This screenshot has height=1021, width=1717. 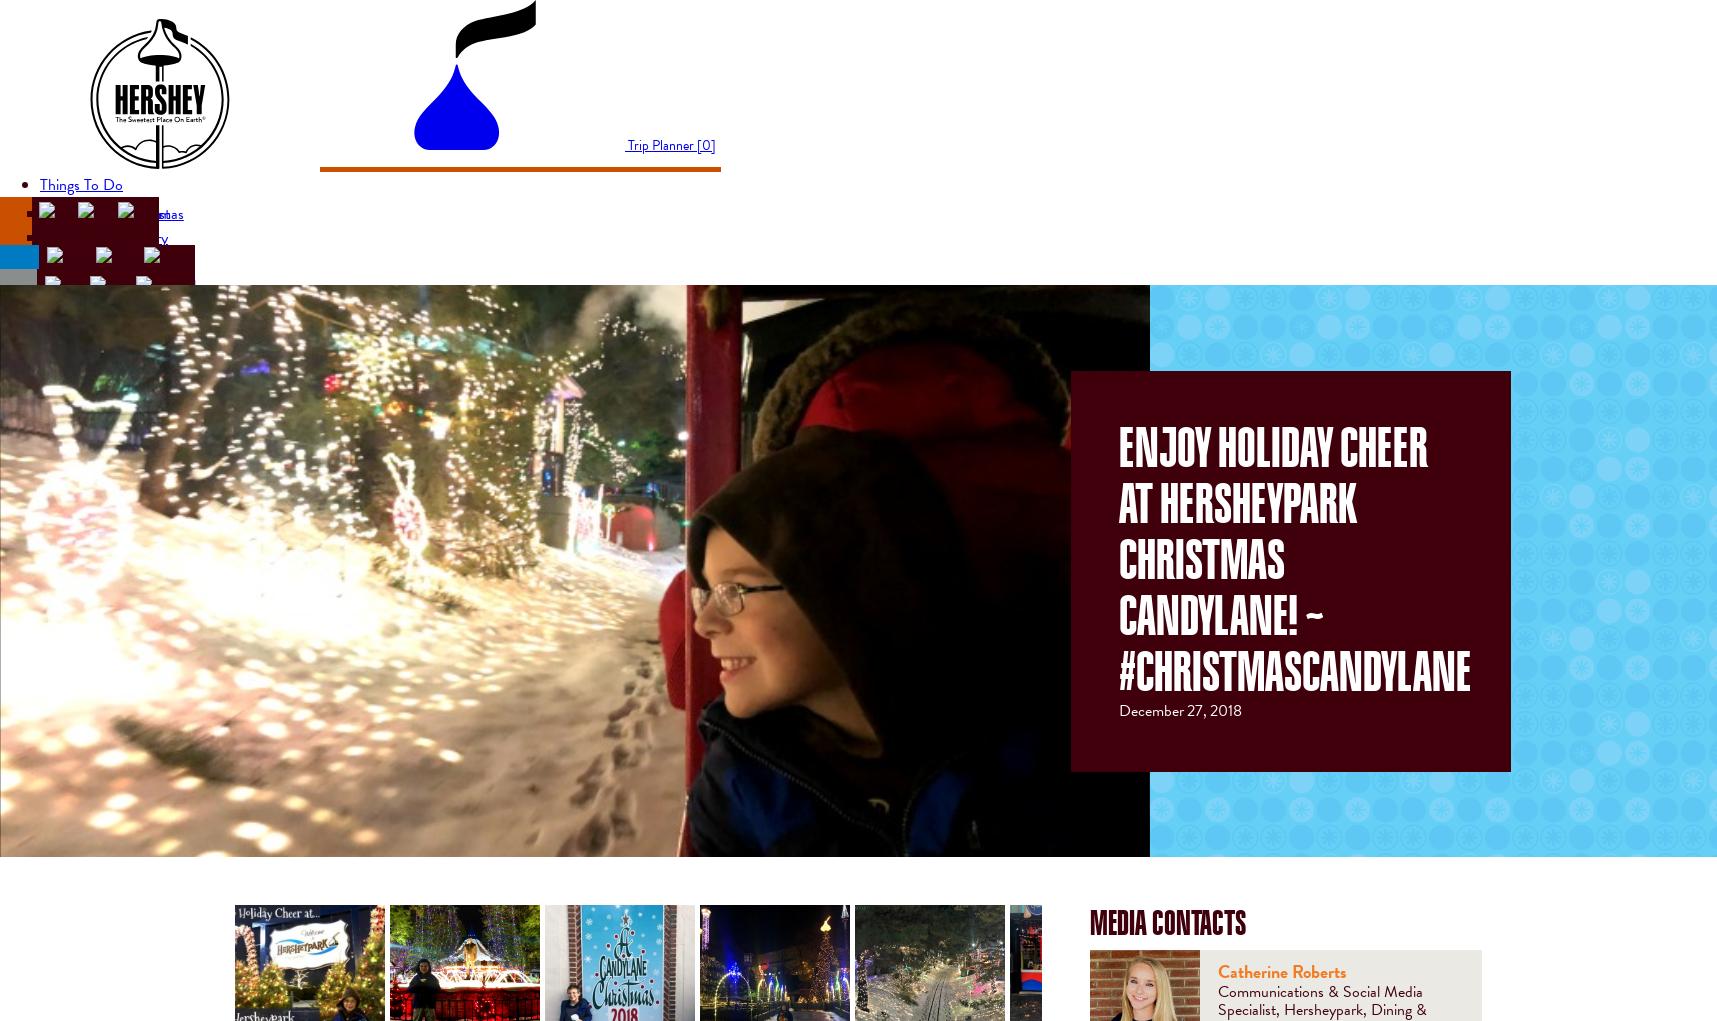 I want to click on 'Shopping', so click(x=68, y=391).